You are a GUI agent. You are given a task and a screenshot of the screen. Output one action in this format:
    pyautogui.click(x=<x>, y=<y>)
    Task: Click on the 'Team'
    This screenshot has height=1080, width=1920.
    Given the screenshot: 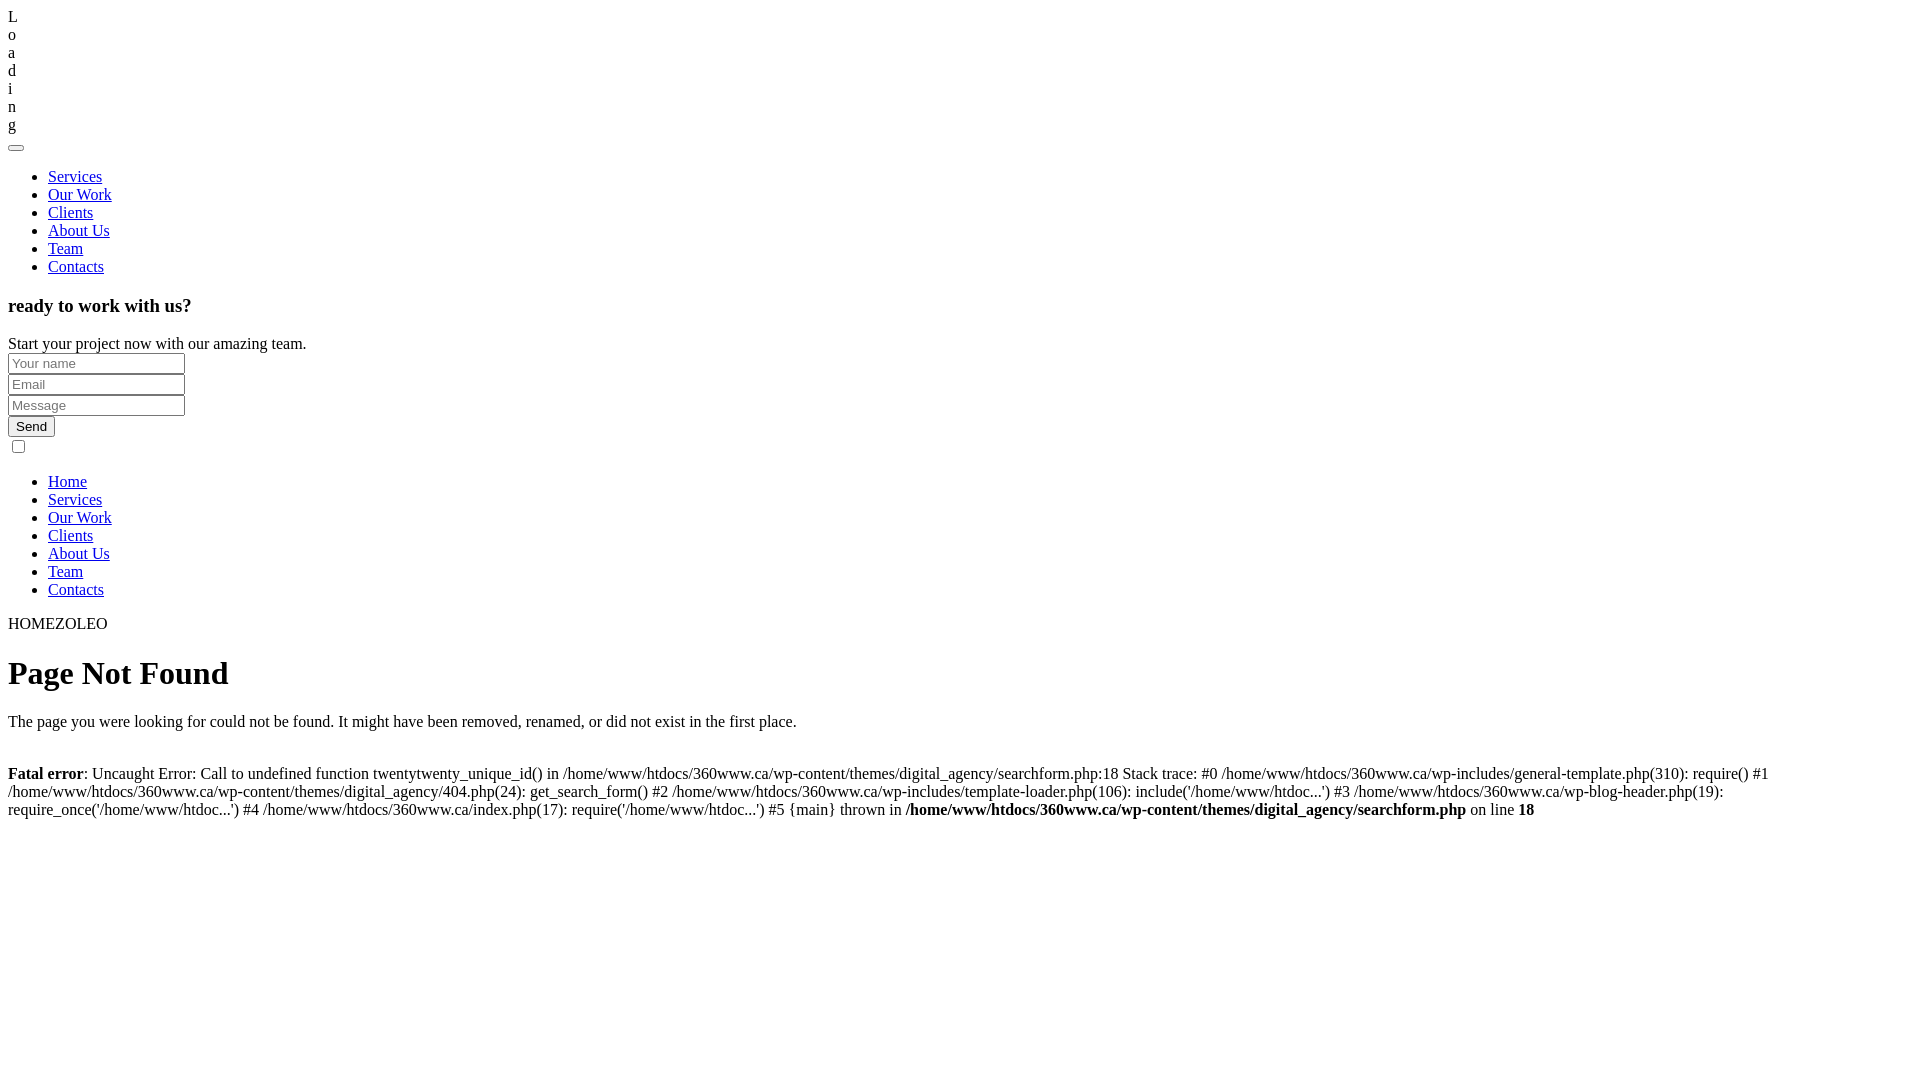 What is the action you would take?
    pyautogui.click(x=65, y=247)
    